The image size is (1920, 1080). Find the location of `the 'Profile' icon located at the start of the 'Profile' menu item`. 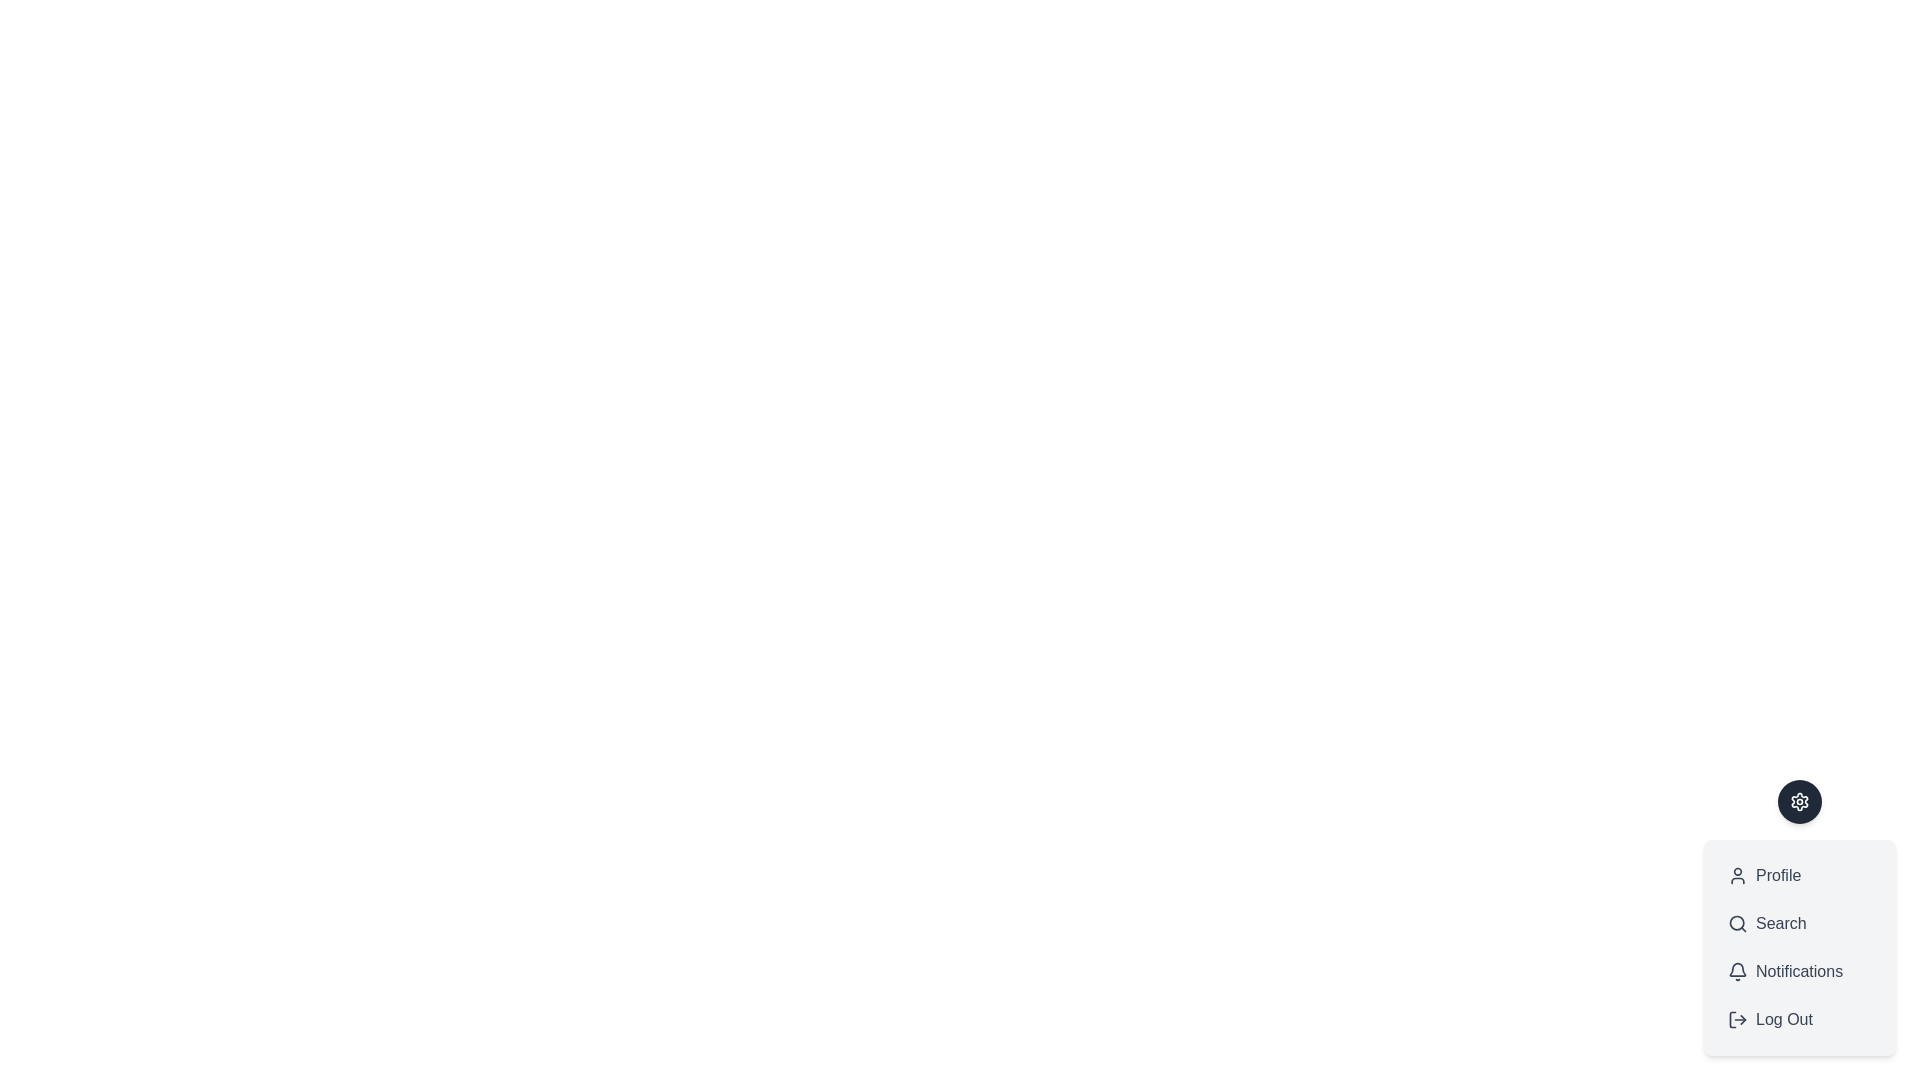

the 'Profile' icon located at the start of the 'Profile' menu item is located at coordinates (1736, 874).